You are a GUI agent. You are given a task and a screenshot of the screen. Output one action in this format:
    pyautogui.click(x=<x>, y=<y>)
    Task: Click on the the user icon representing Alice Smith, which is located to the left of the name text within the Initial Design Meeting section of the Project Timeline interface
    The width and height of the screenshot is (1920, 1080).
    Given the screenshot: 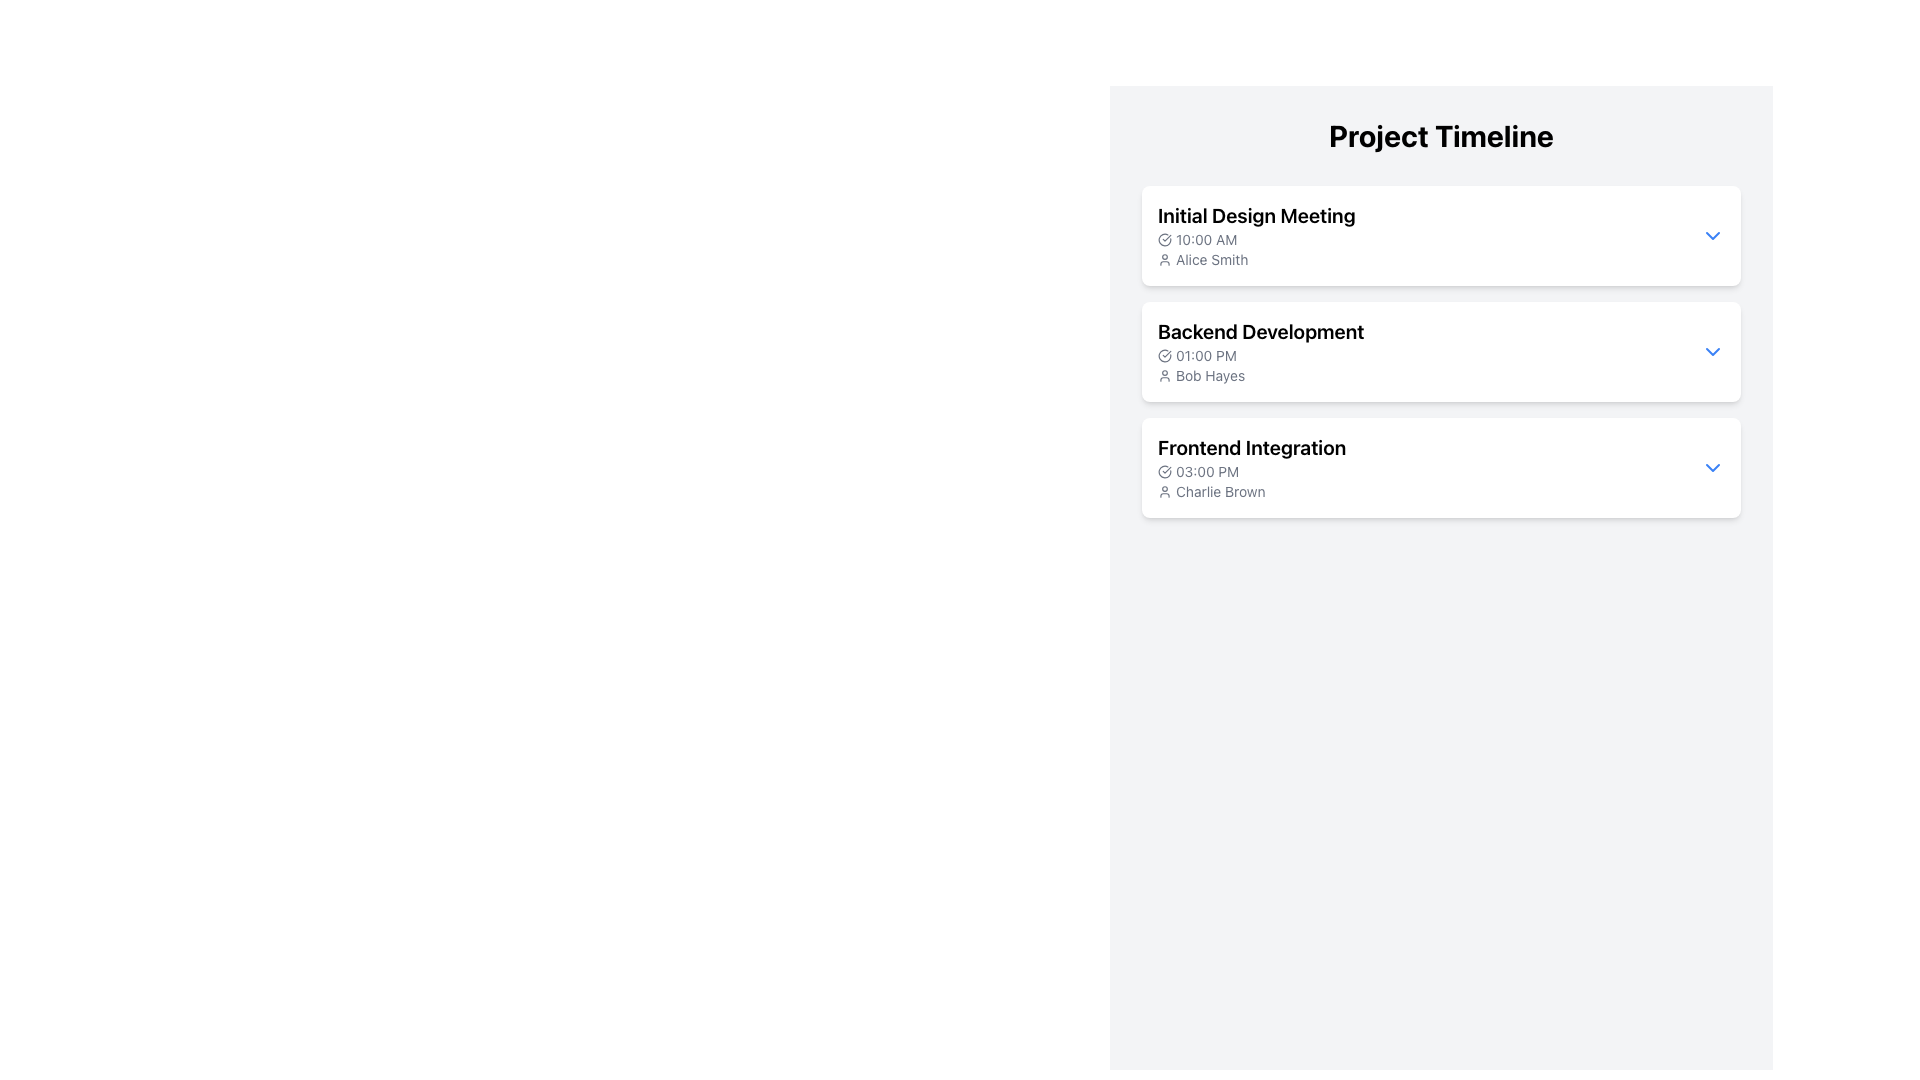 What is the action you would take?
    pyautogui.click(x=1165, y=258)
    